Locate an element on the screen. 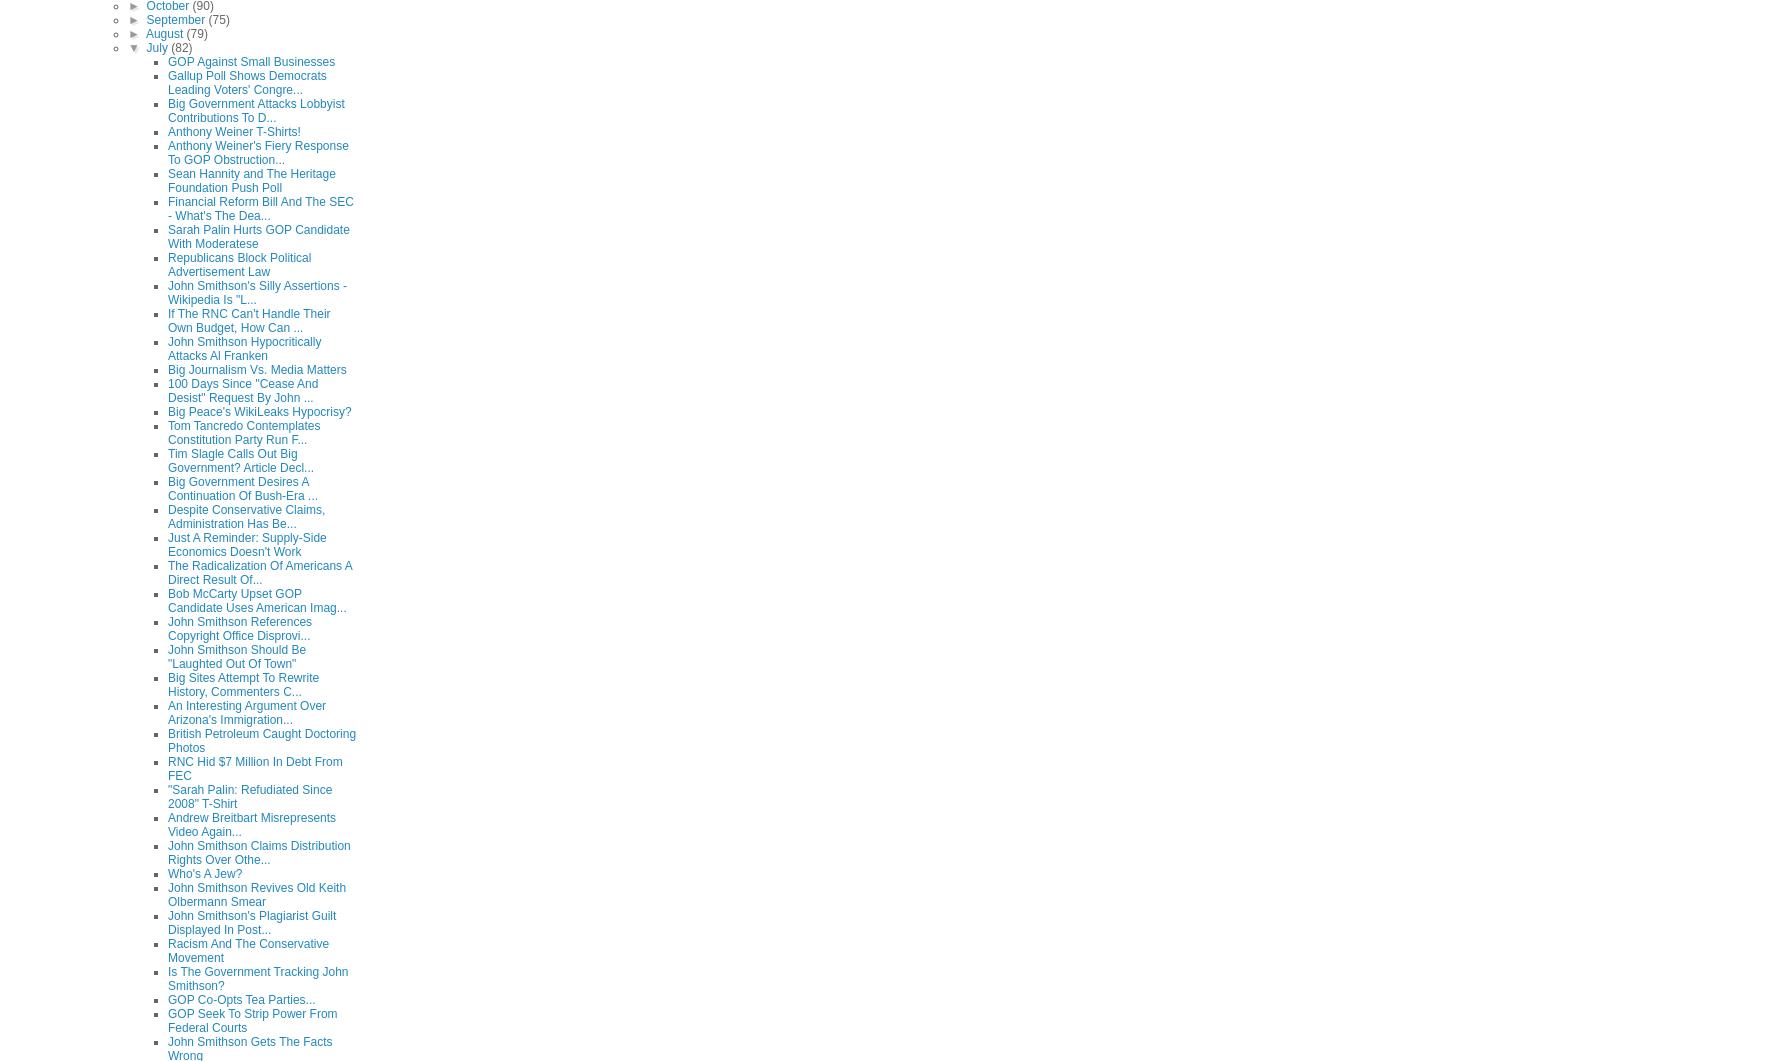  'Is The Government Tracking John Smithson?' is located at coordinates (257, 977).